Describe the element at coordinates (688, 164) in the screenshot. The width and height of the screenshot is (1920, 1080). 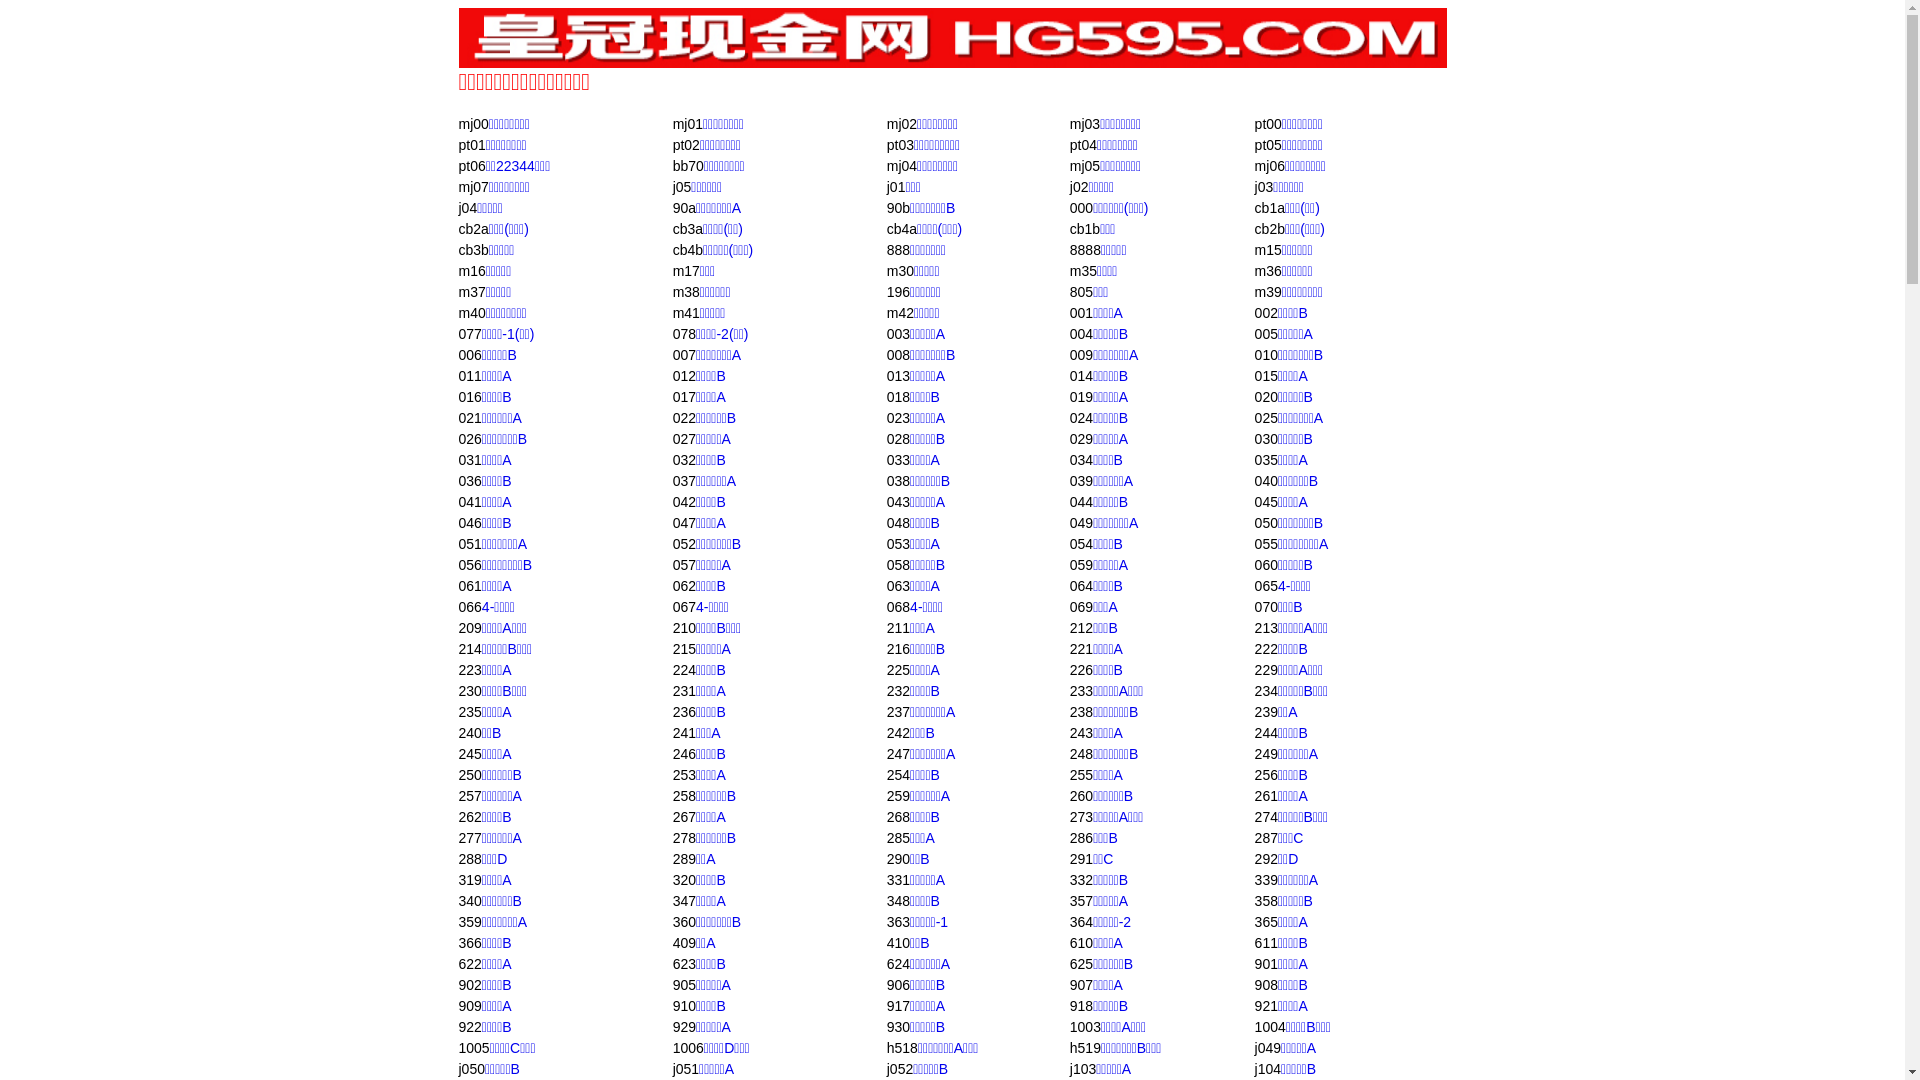
I see `'bb70'` at that location.